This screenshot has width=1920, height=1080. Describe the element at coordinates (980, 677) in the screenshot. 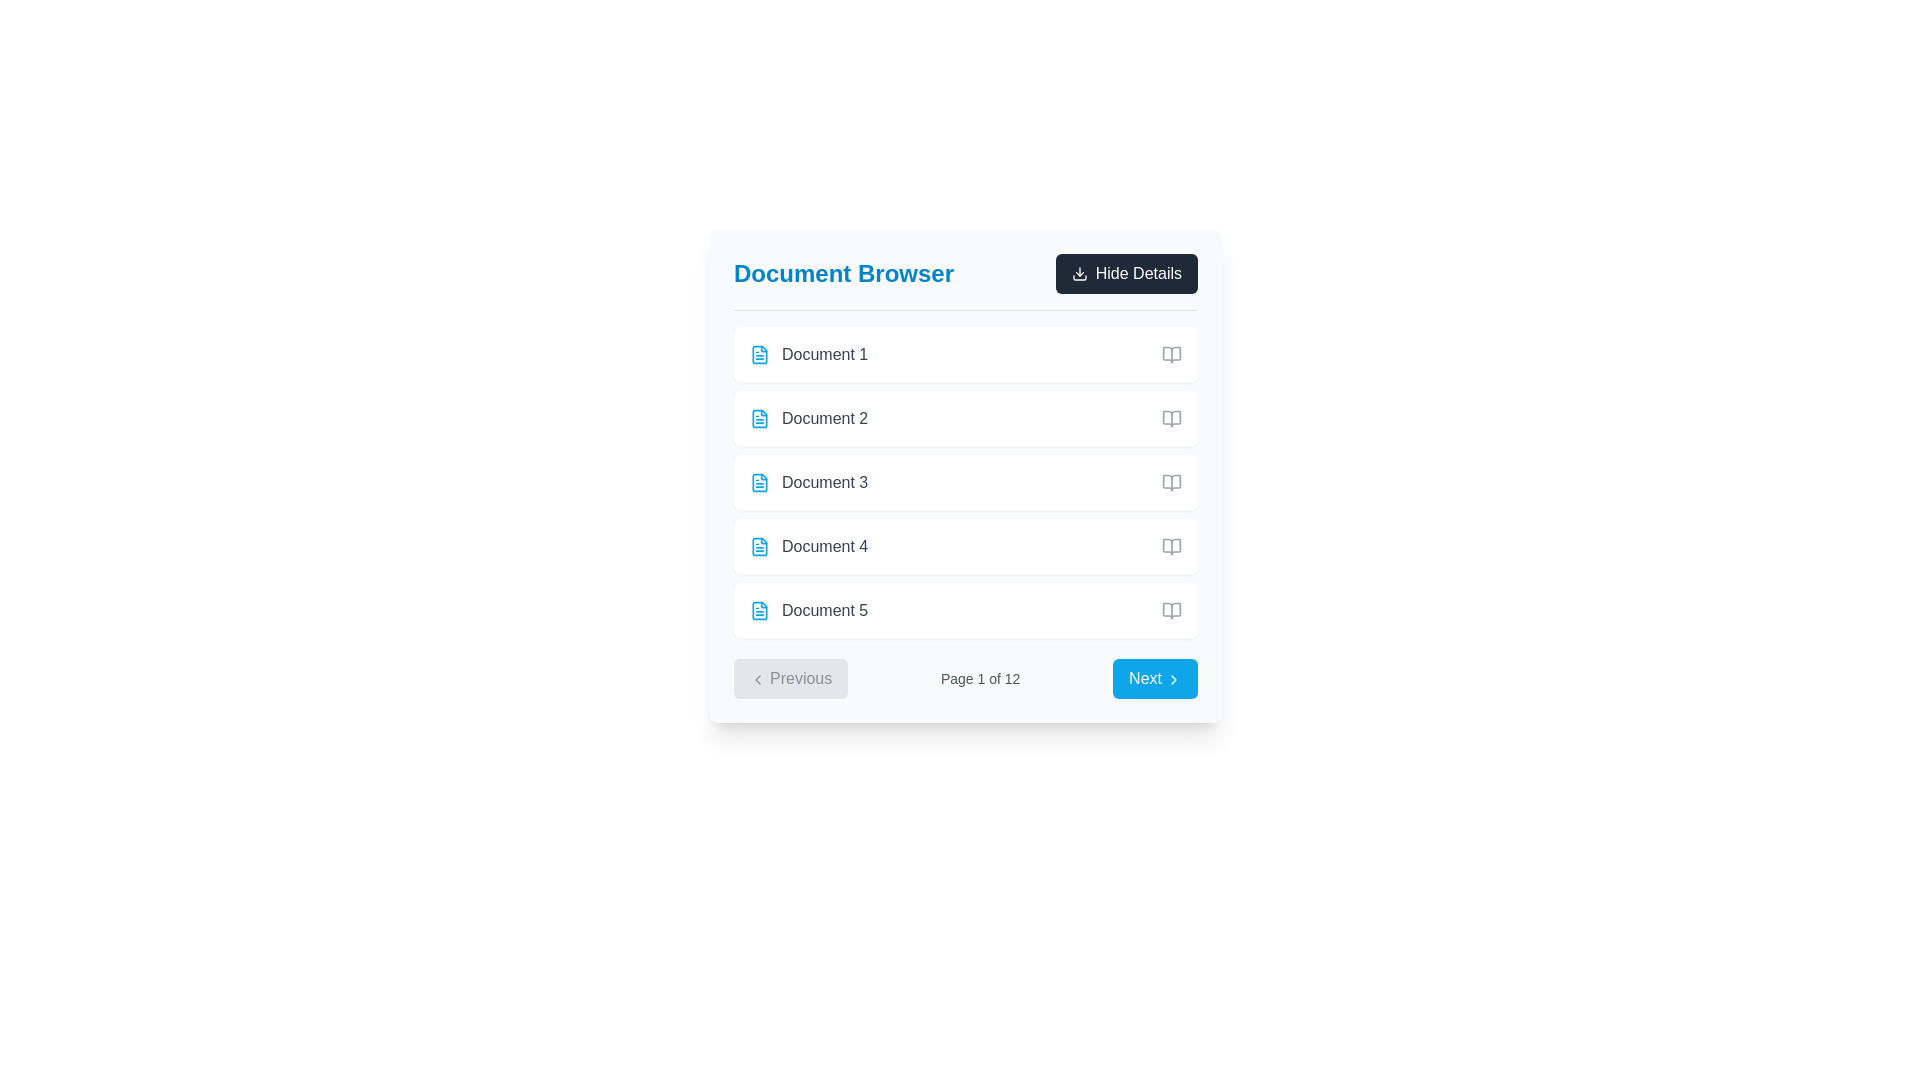

I see `the pagination text label that reads 'Page 1 of 12', which is centrally aligned within the pagination bar` at that location.